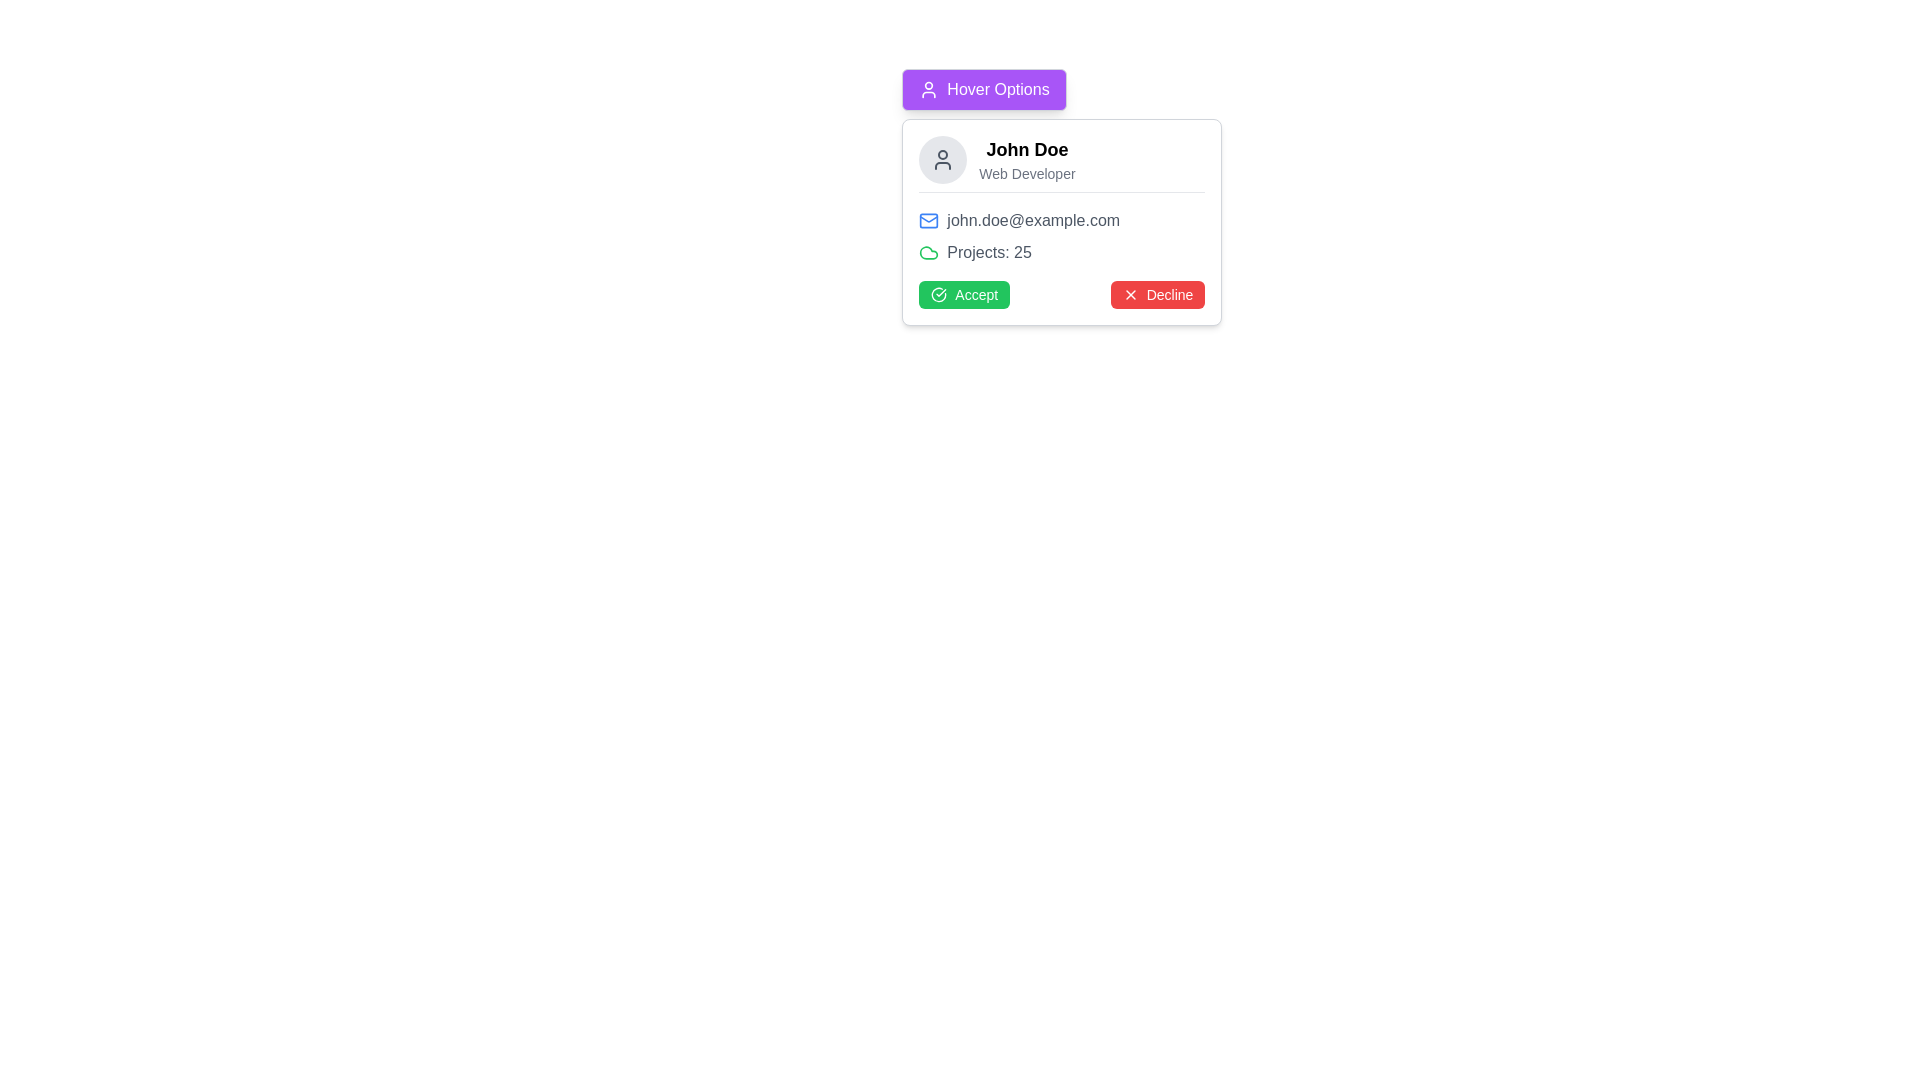 This screenshot has height=1080, width=1920. I want to click on the composite text element displaying the user's name and profession, located in the upper-middle portion of the user profile interface, so click(1027, 158).